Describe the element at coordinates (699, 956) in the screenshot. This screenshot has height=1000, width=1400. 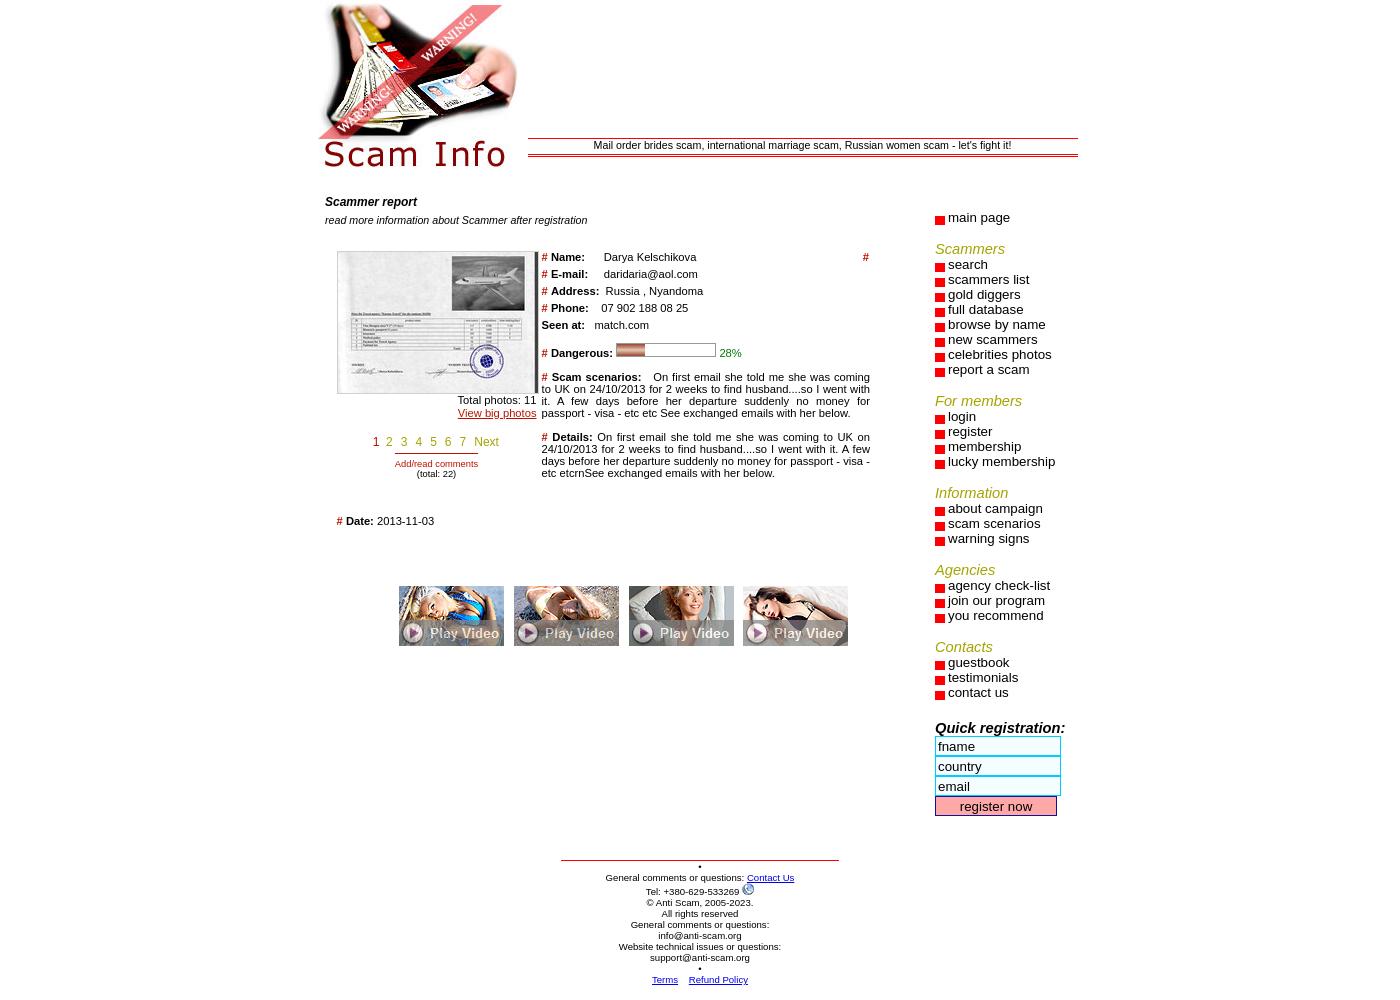
I see `'support@anti-scam.org'` at that location.